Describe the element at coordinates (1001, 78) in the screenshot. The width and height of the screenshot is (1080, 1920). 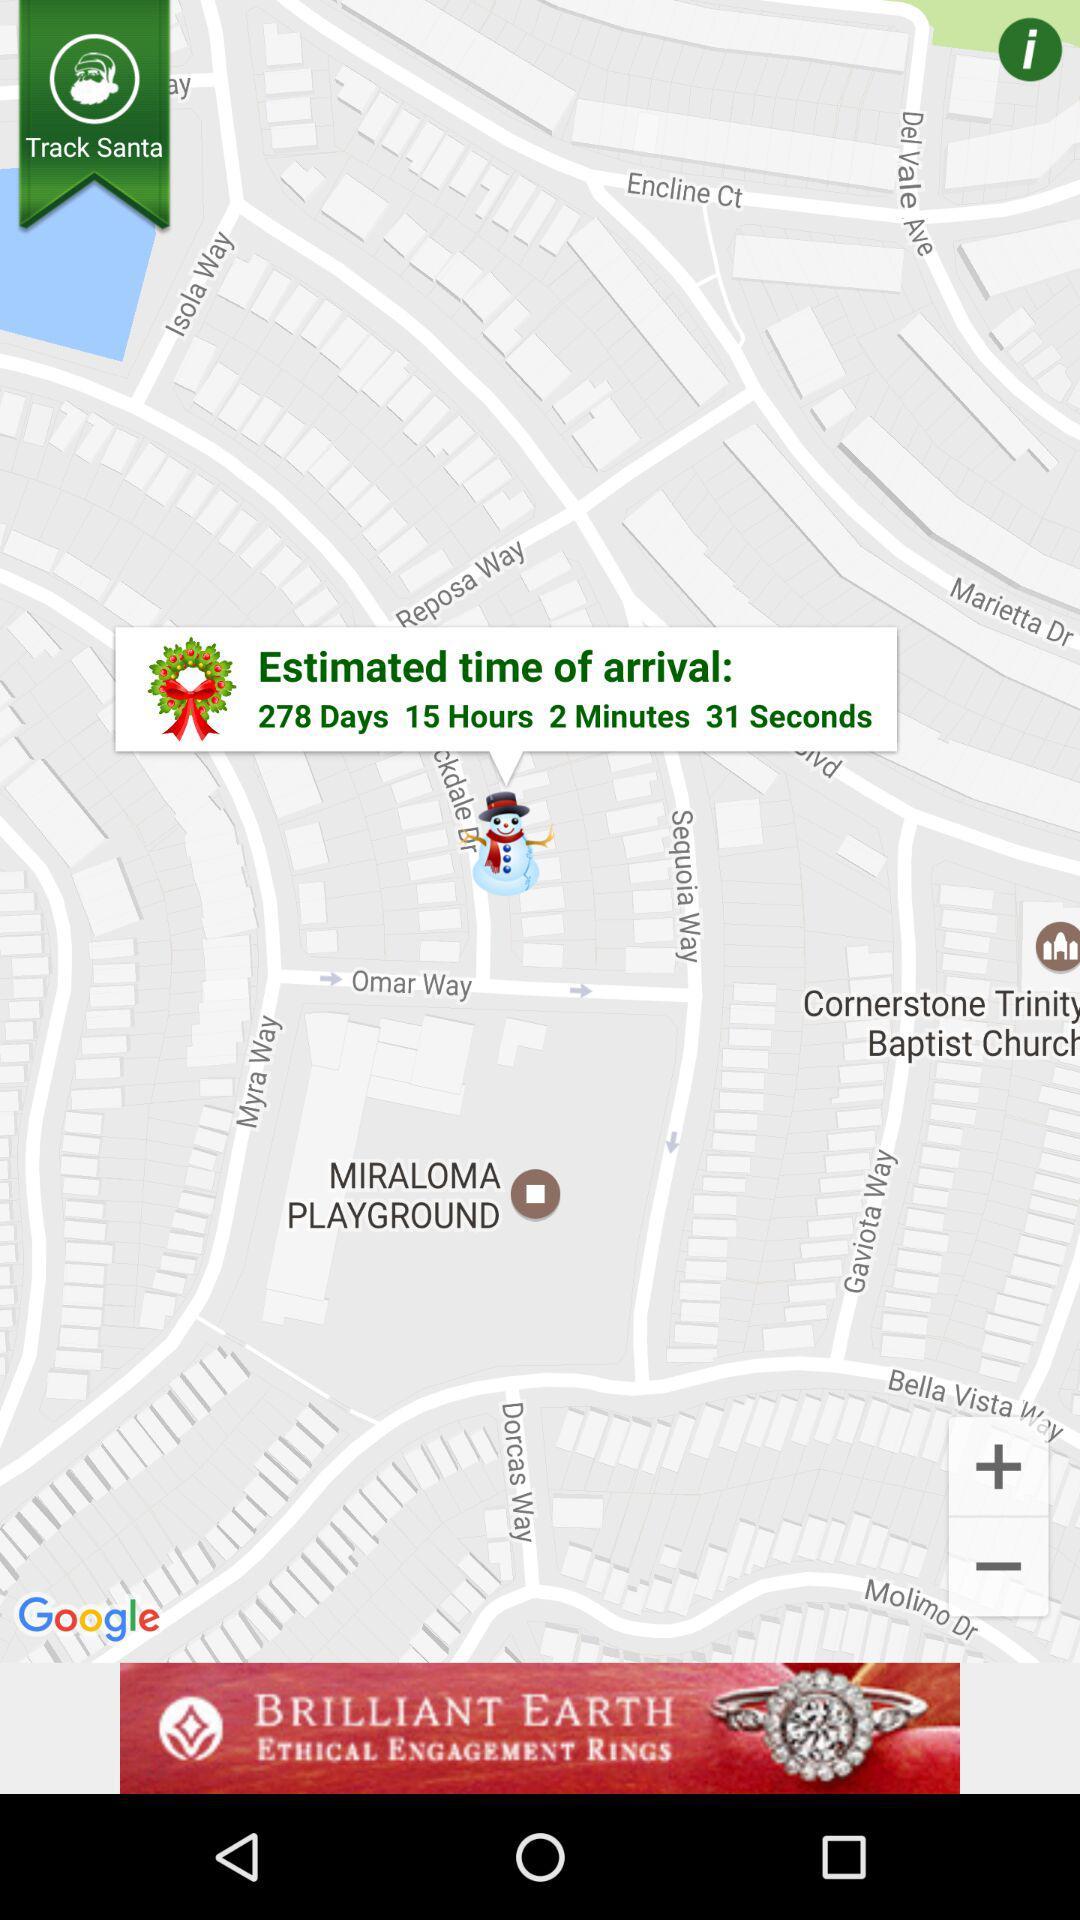
I see `see more information` at that location.